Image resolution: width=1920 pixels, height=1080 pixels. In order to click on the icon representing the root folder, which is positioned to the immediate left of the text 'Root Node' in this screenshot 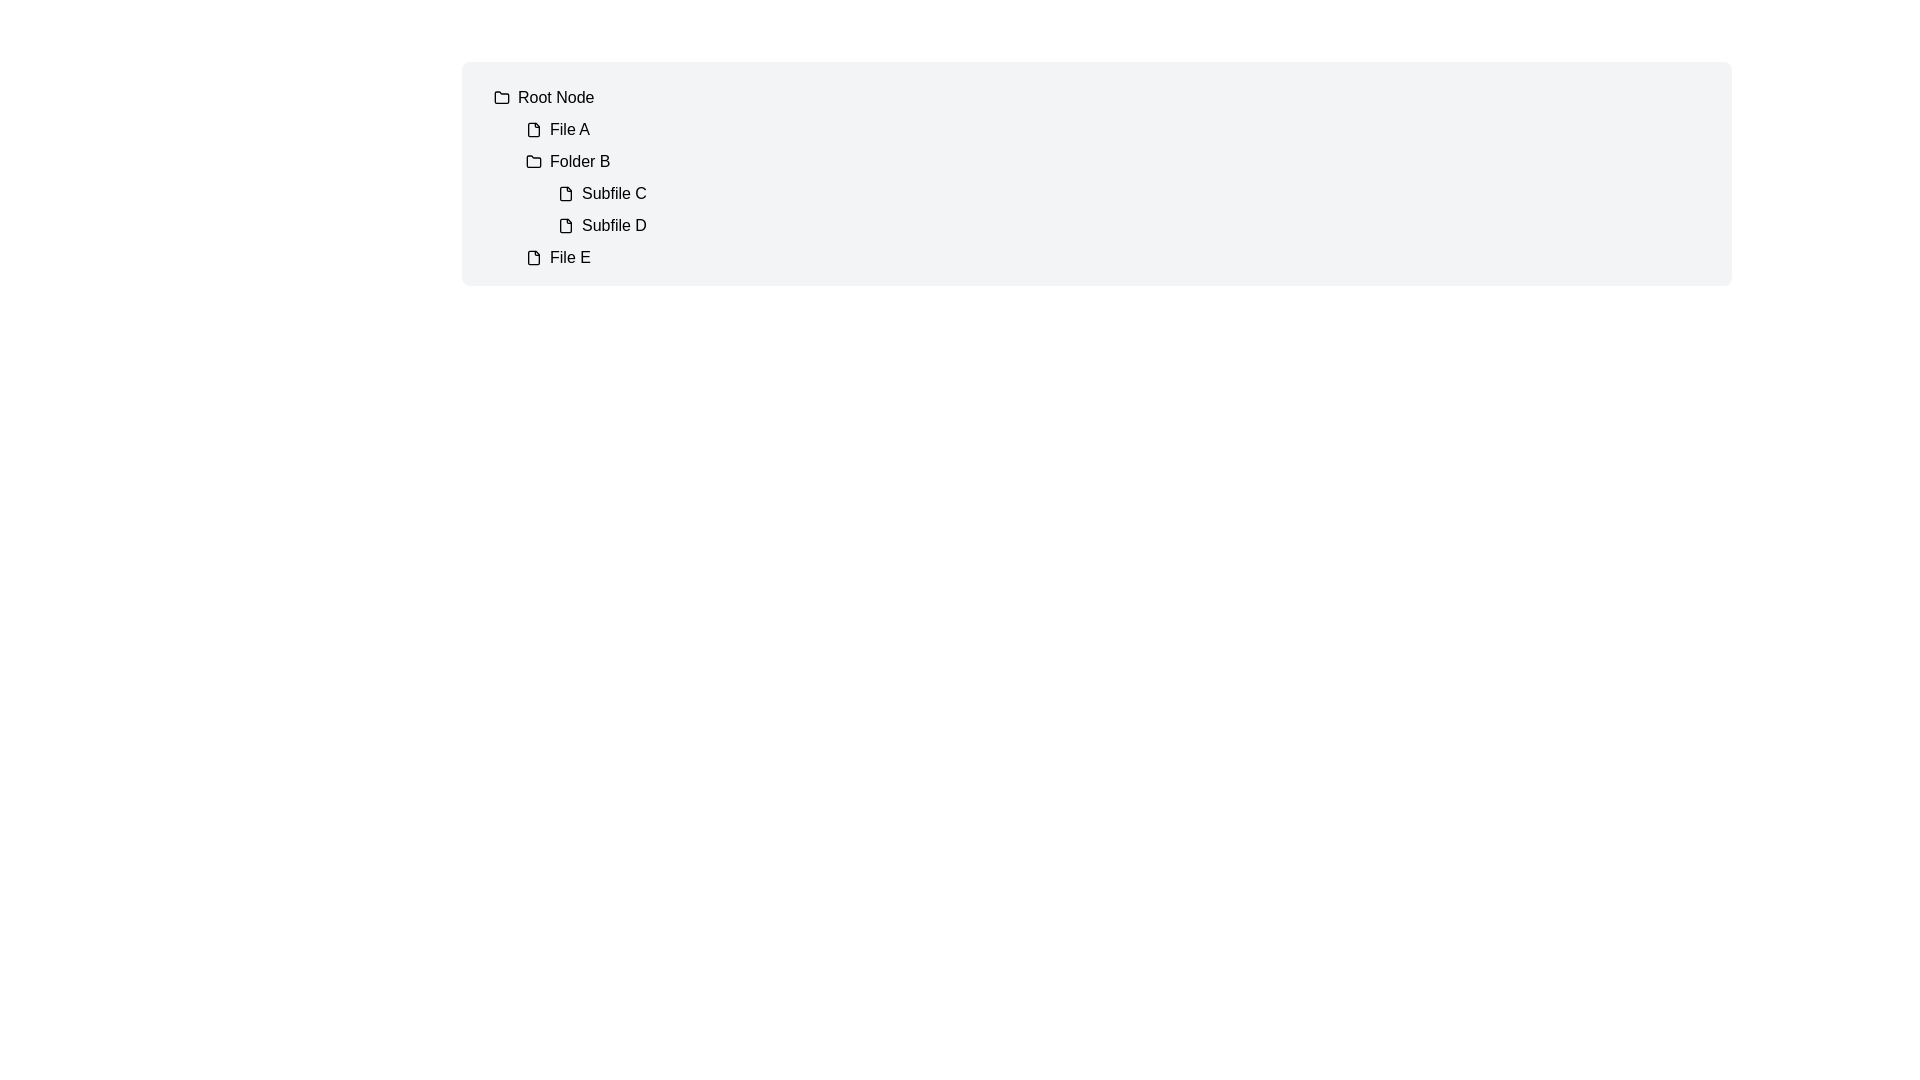, I will do `click(502, 97)`.